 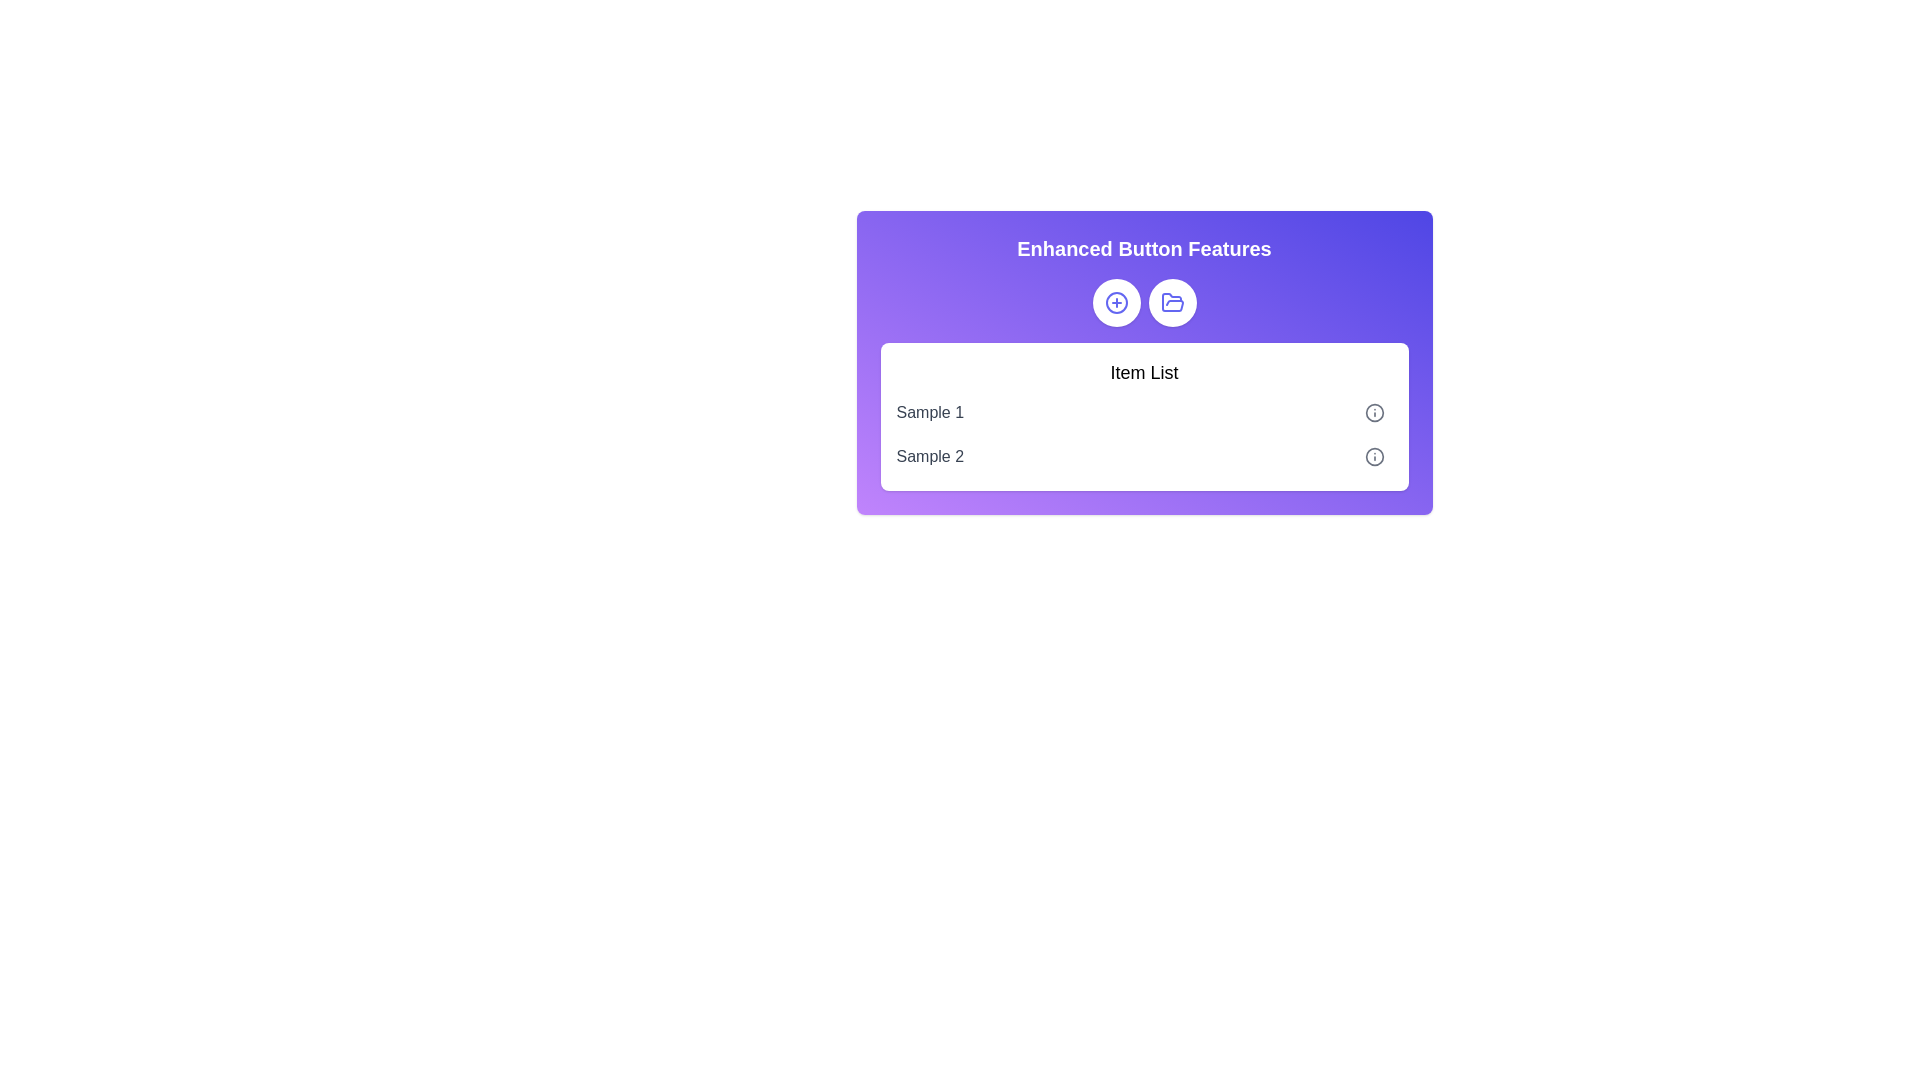 I want to click on the info icon button, which is a small gray circular outline located in the bottom-right corner of the white card in the center of the interface, so click(x=1373, y=456).